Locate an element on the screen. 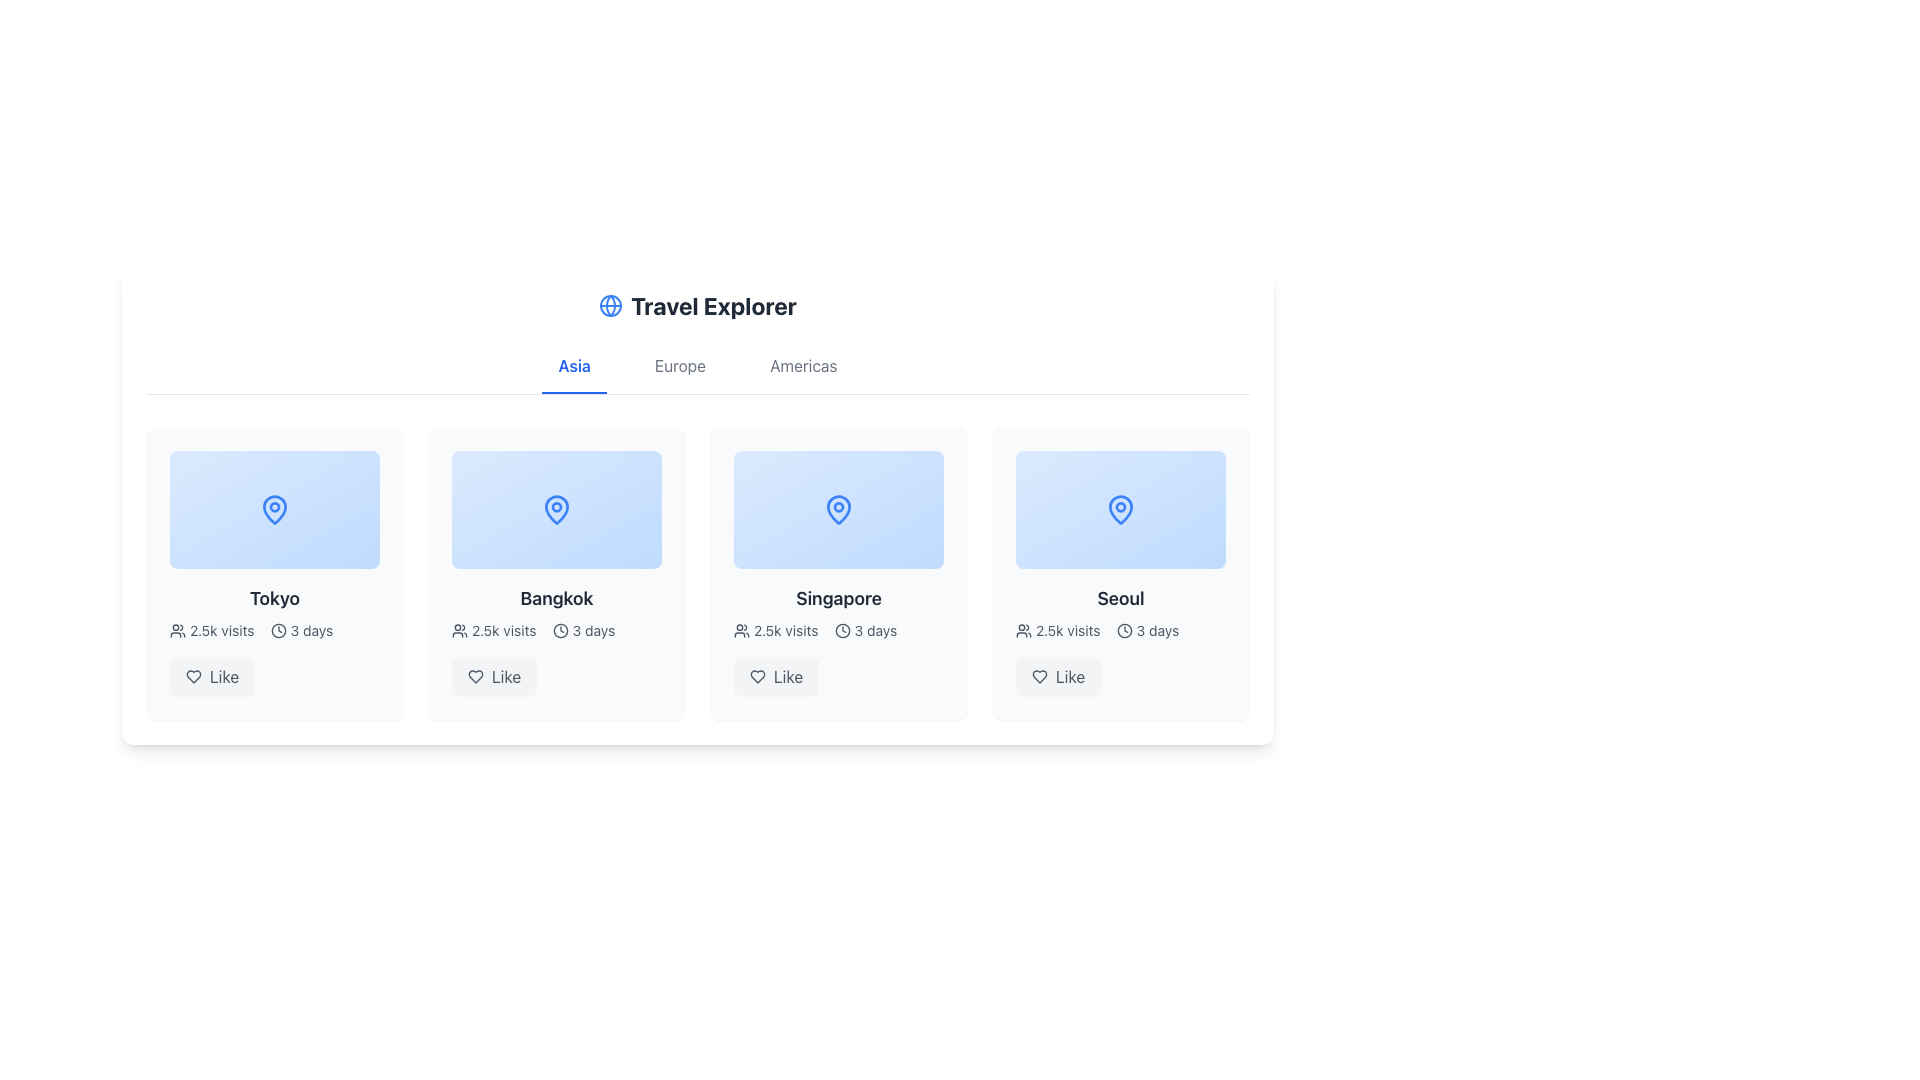 The image size is (1920, 1080). the heart icon located in the 'Like' button under the 'Bangkok' card to initiate the 'like' action is located at coordinates (474, 676).